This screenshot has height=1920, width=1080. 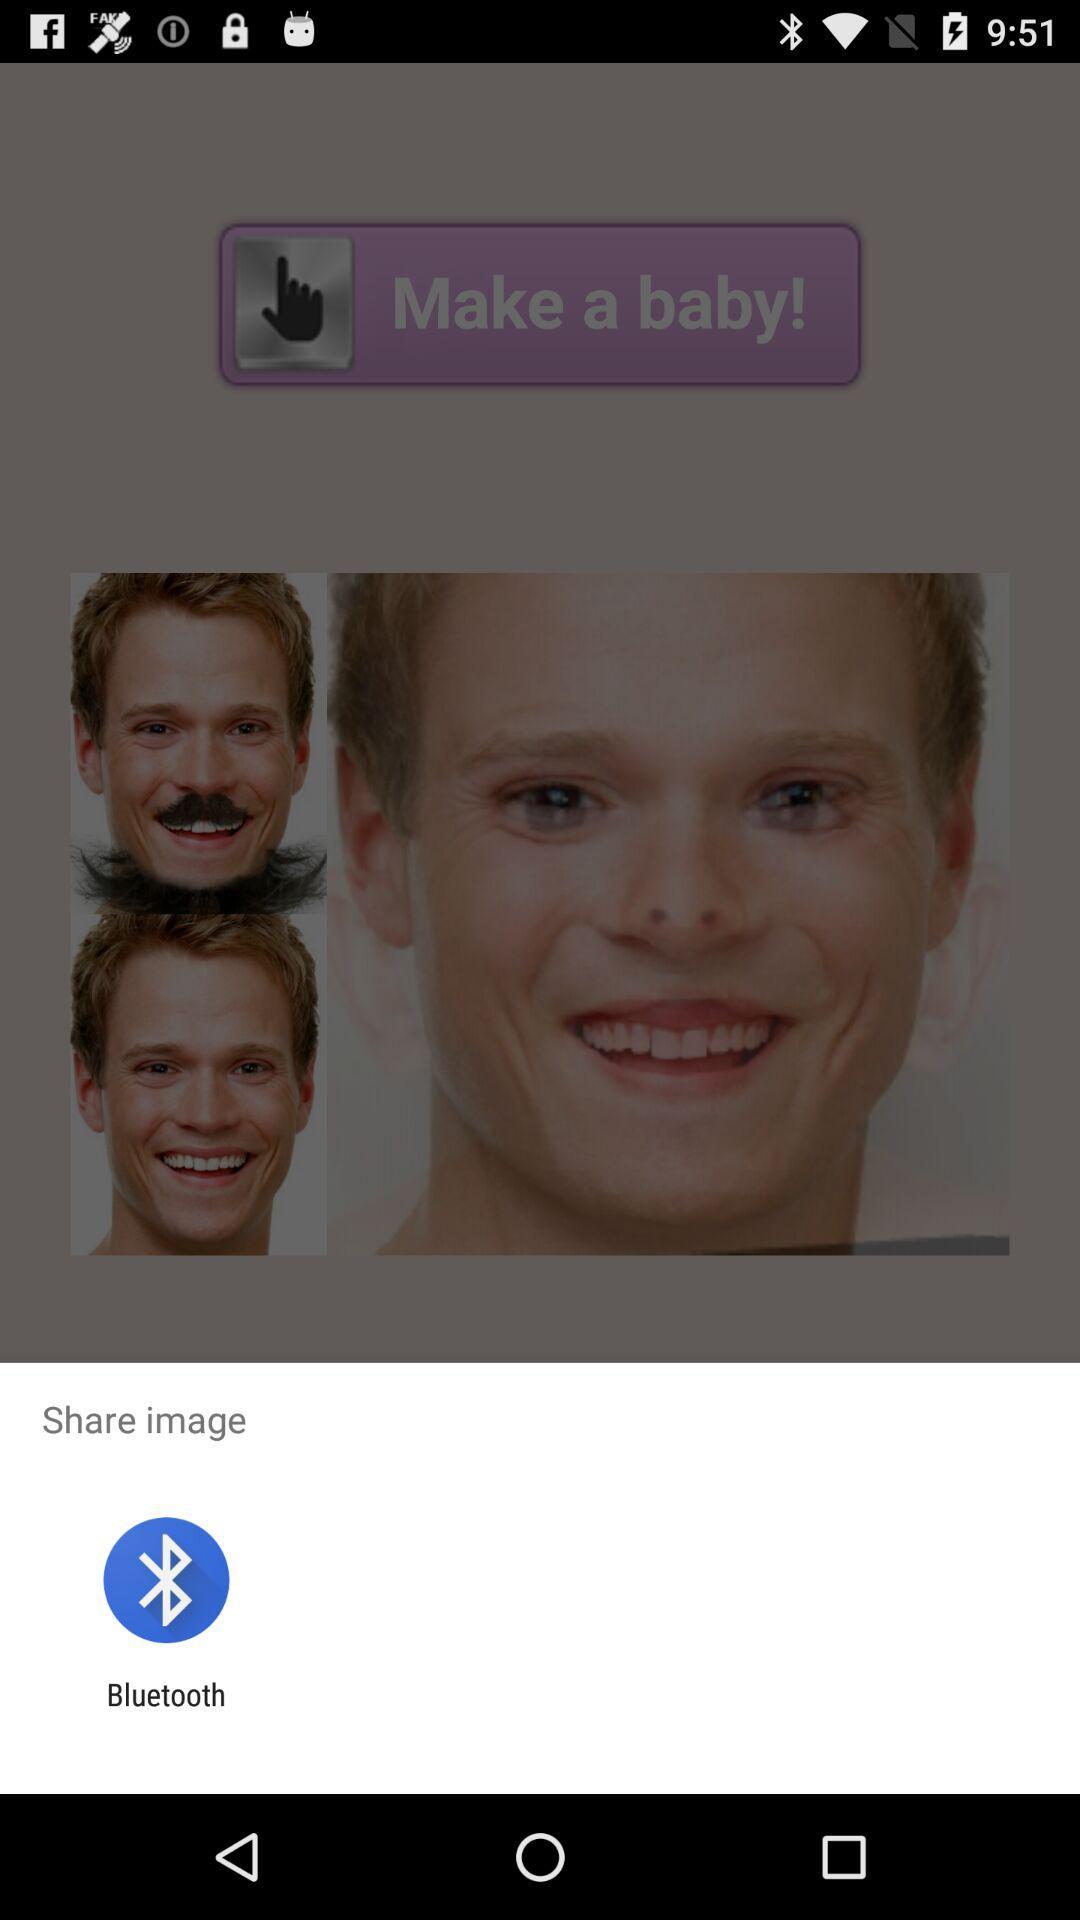 What do you see at coordinates (165, 1579) in the screenshot?
I see `app above bluetooth` at bounding box center [165, 1579].